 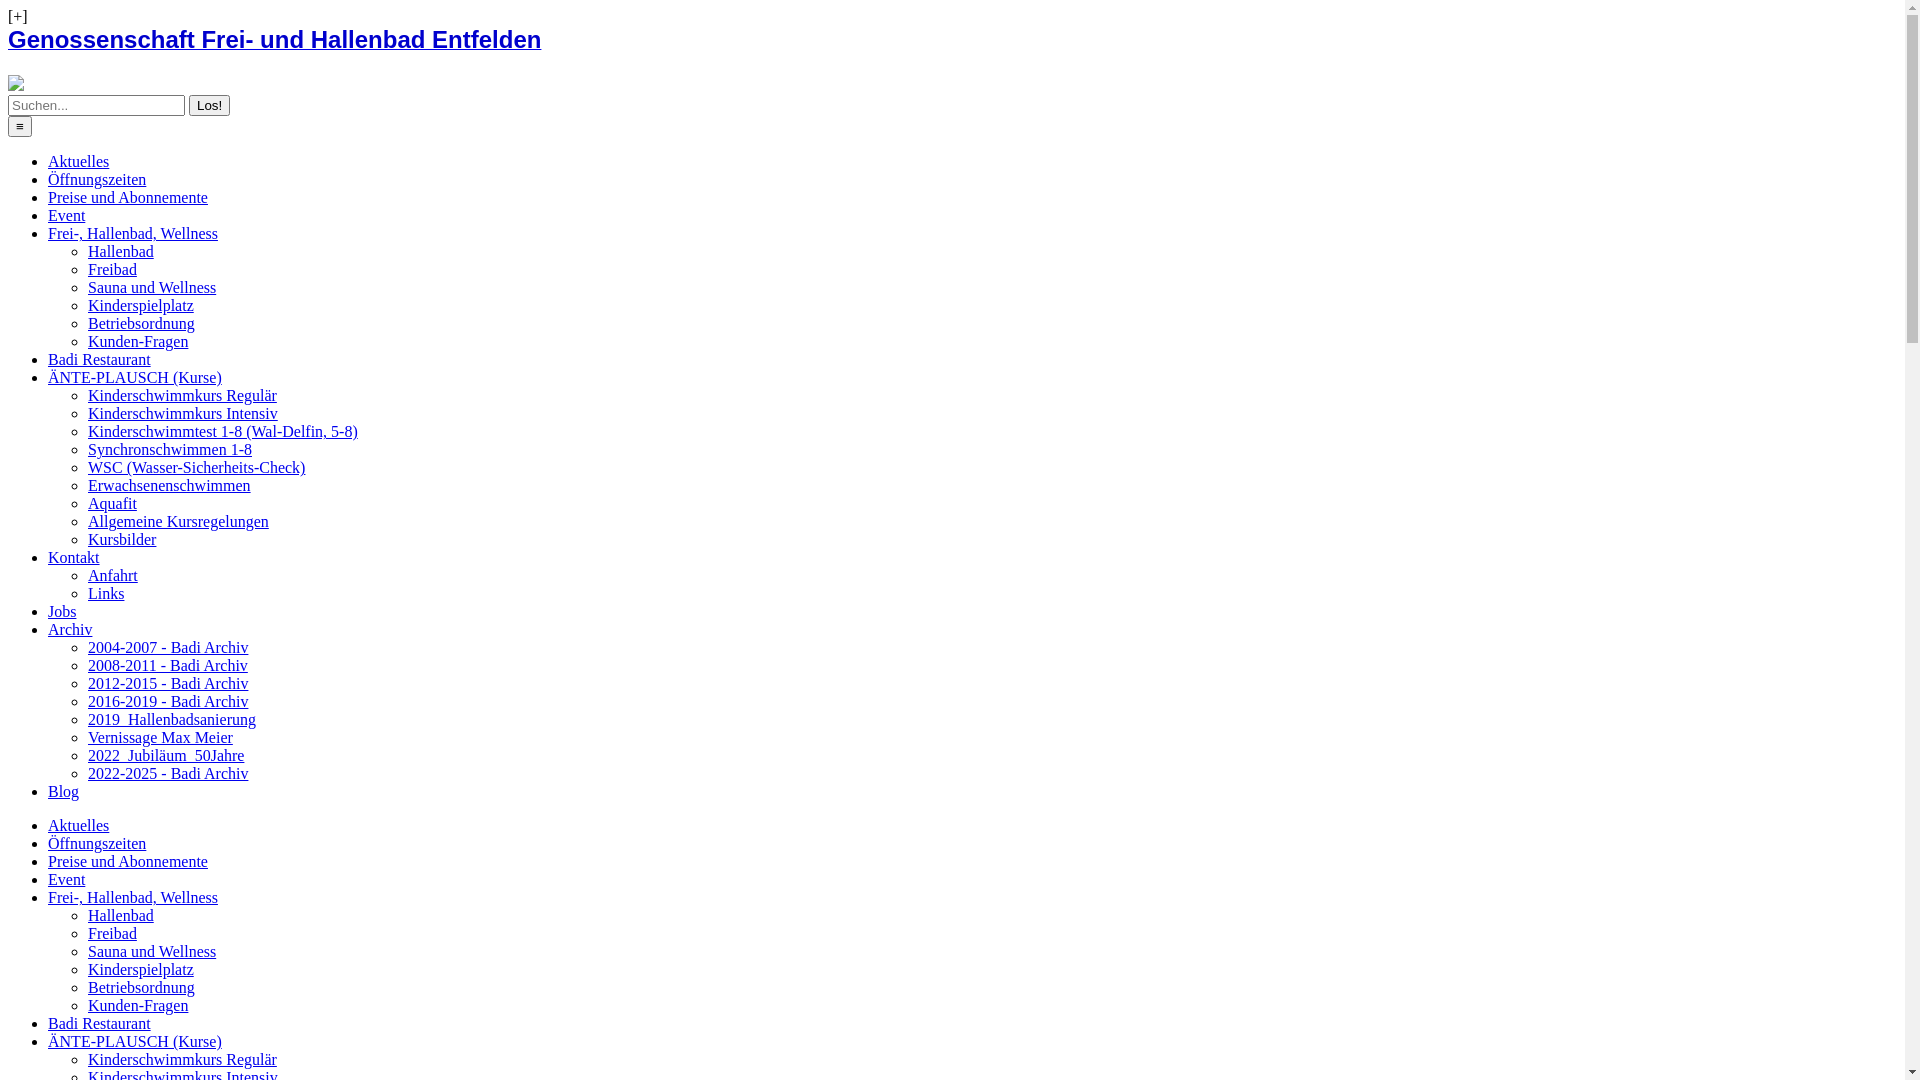 I want to click on 'Kinderschwimmkurs Intensiv', so click(x=182, y=412).